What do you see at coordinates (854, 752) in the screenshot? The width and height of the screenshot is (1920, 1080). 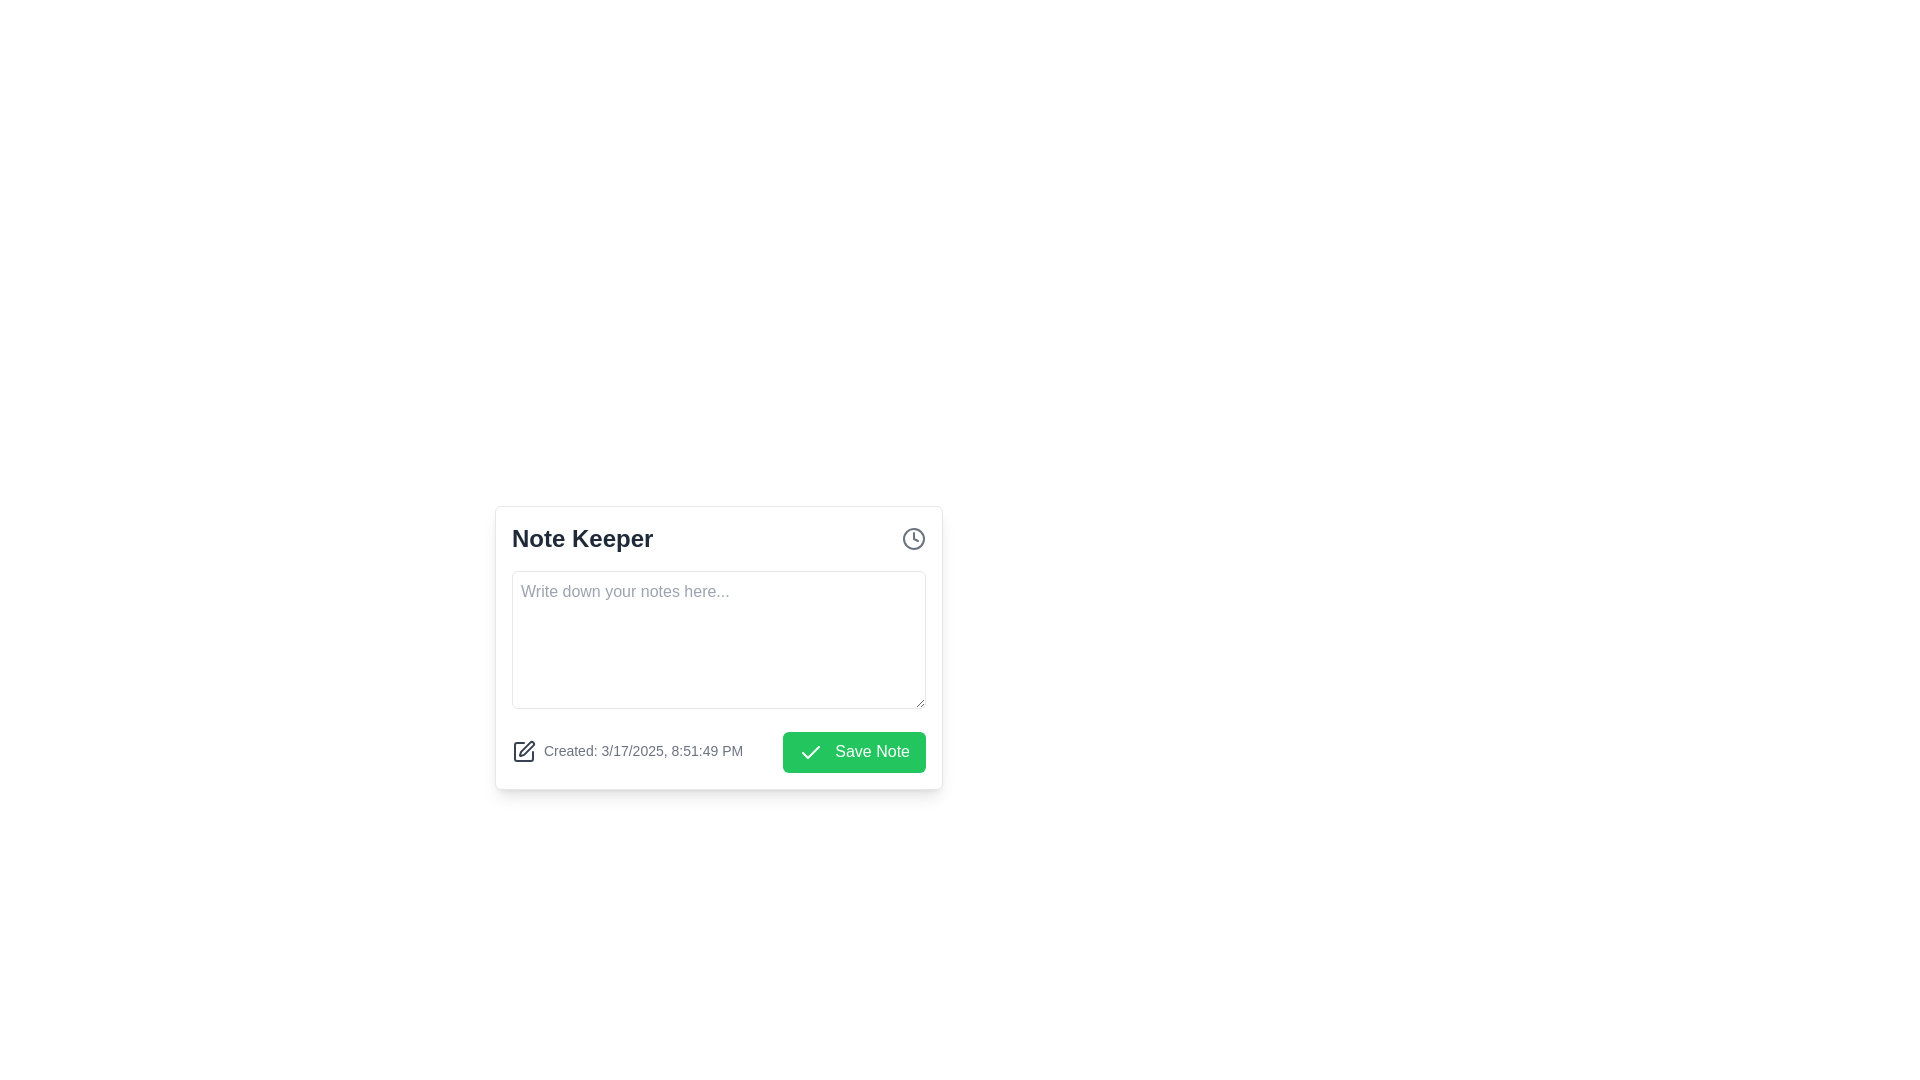 I see `the 'Save Note' button with a green background and white text` at bounding box center [854, 752].